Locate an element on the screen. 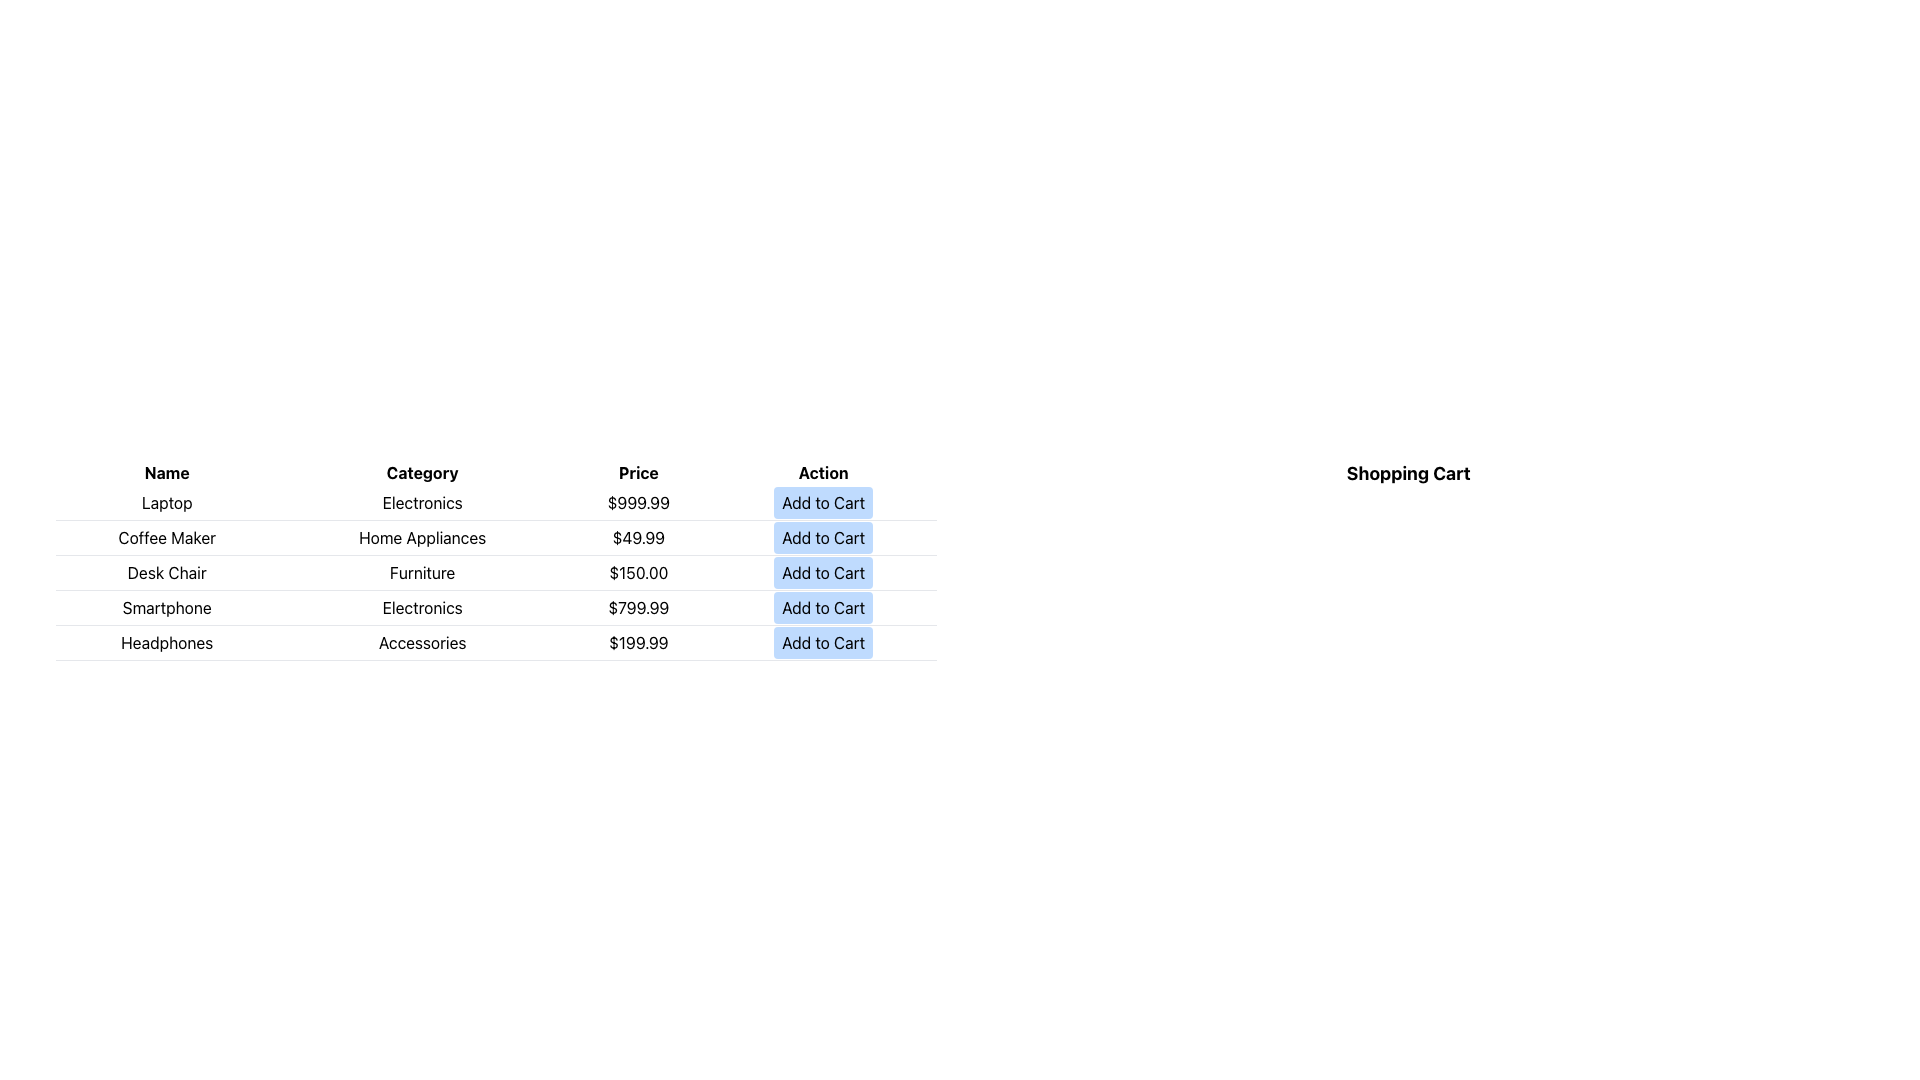  the fourth 'Add to Cart' button associated with the product 'Smartphone' is located at coordinates (823, 607).